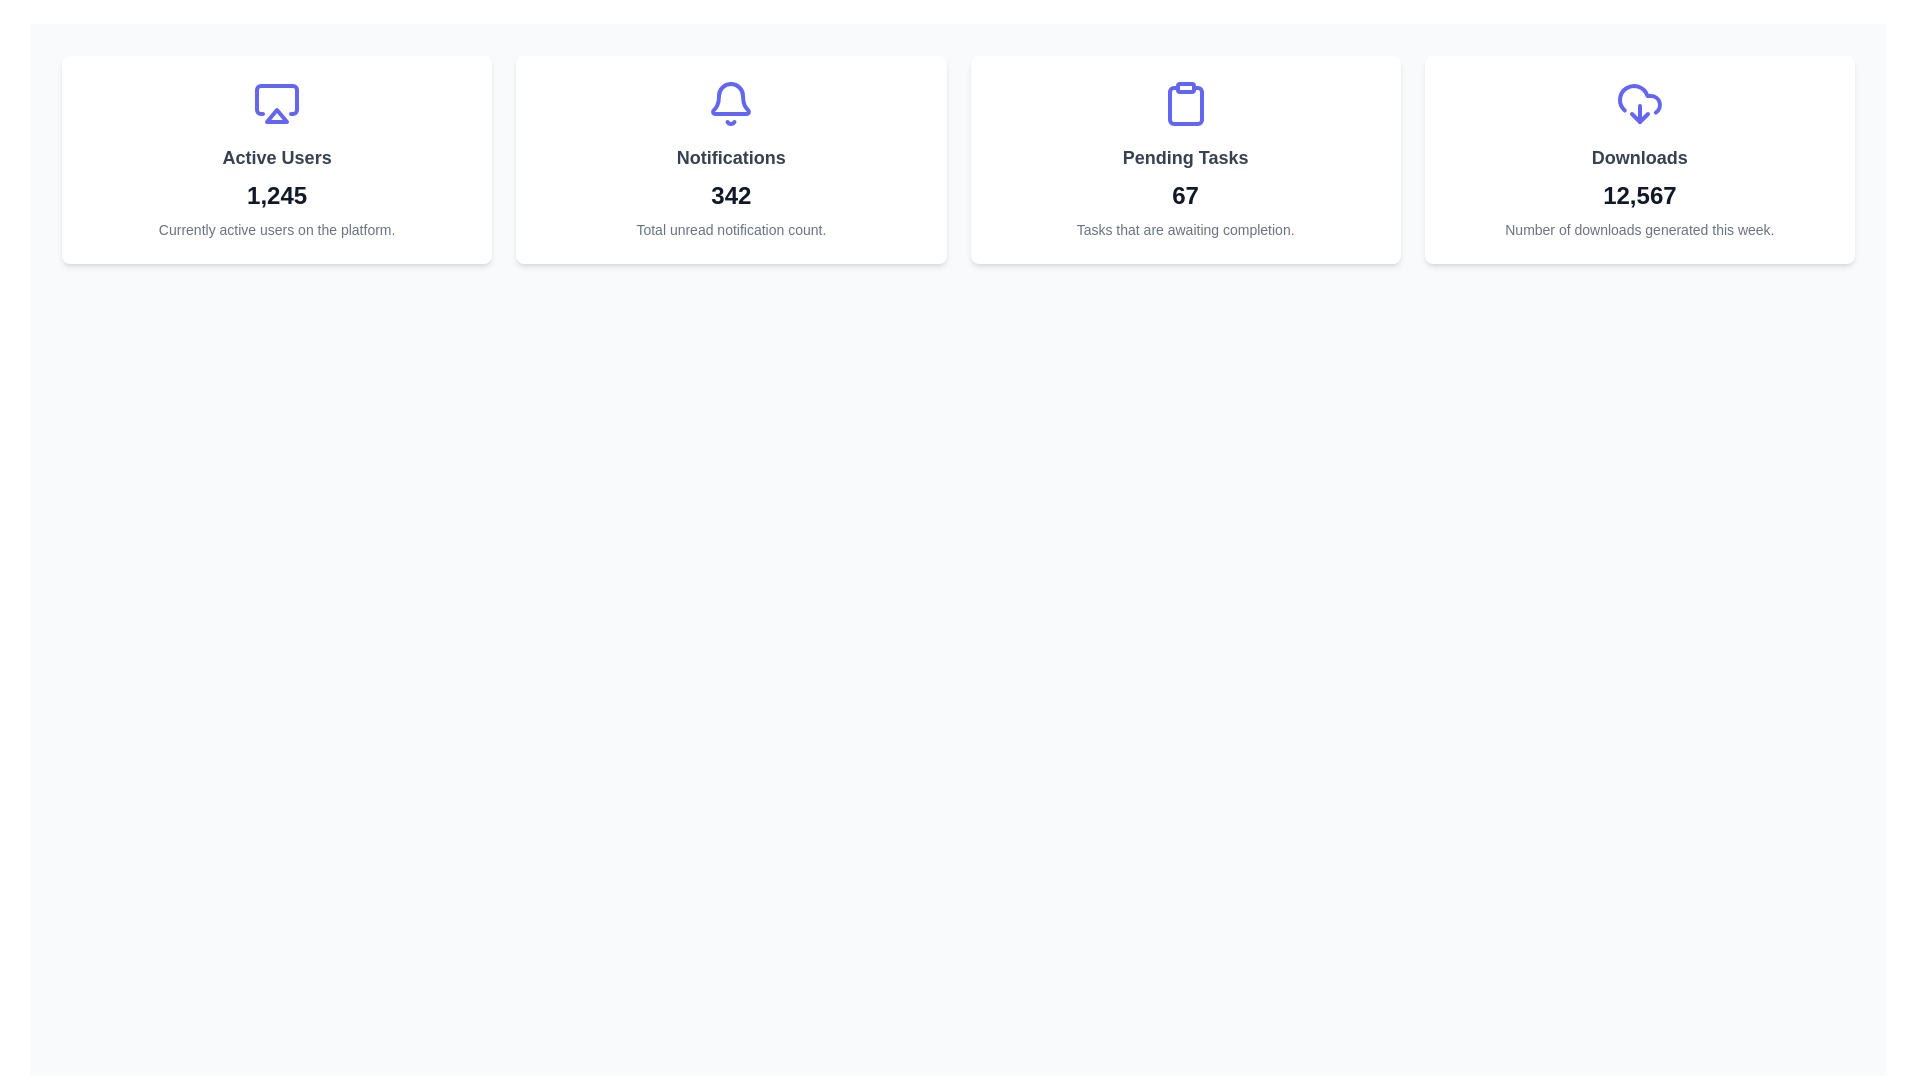 This screenshot has width=1920, height=1080. I want to click on the cloud-shaped SVG icon representing the download action located at the top center of the 'Downloads' card, so click(1639, 99).